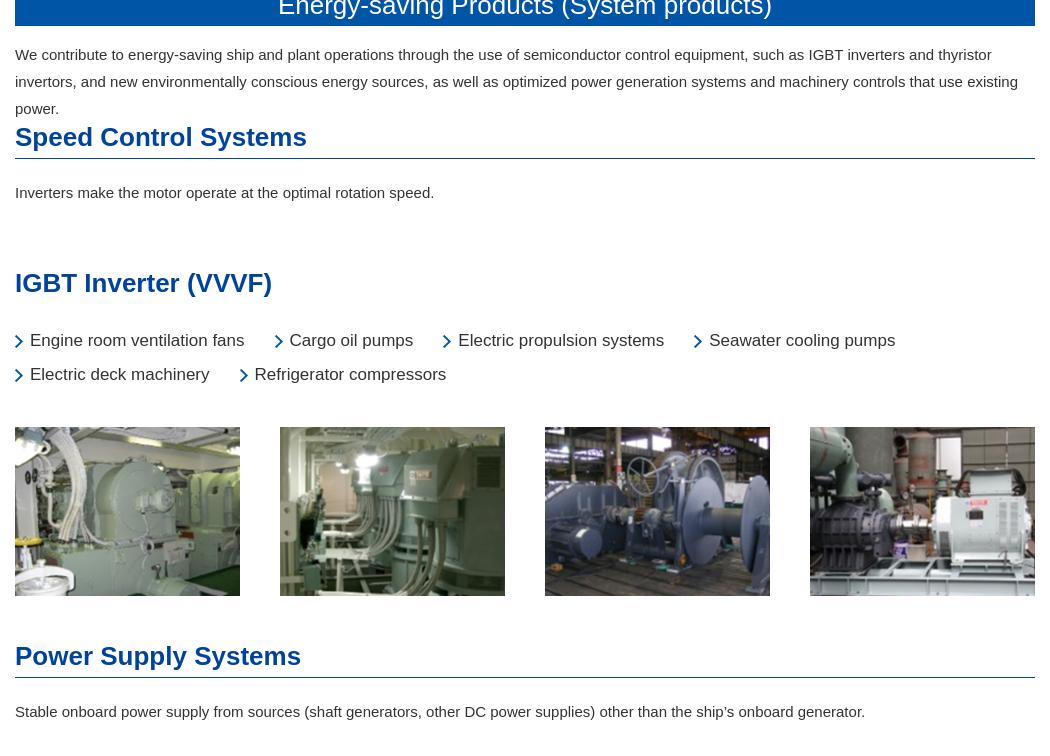  I want to click on 'We contribute to energy-saving ship and plant operations through the use of semiconductor control equipment, such as IGBT inverters and thyristor invertors, and new environmentally conscious energy sources, as well as optimized power generation systems and machinery controls that use existing power.', so click(515, 81).